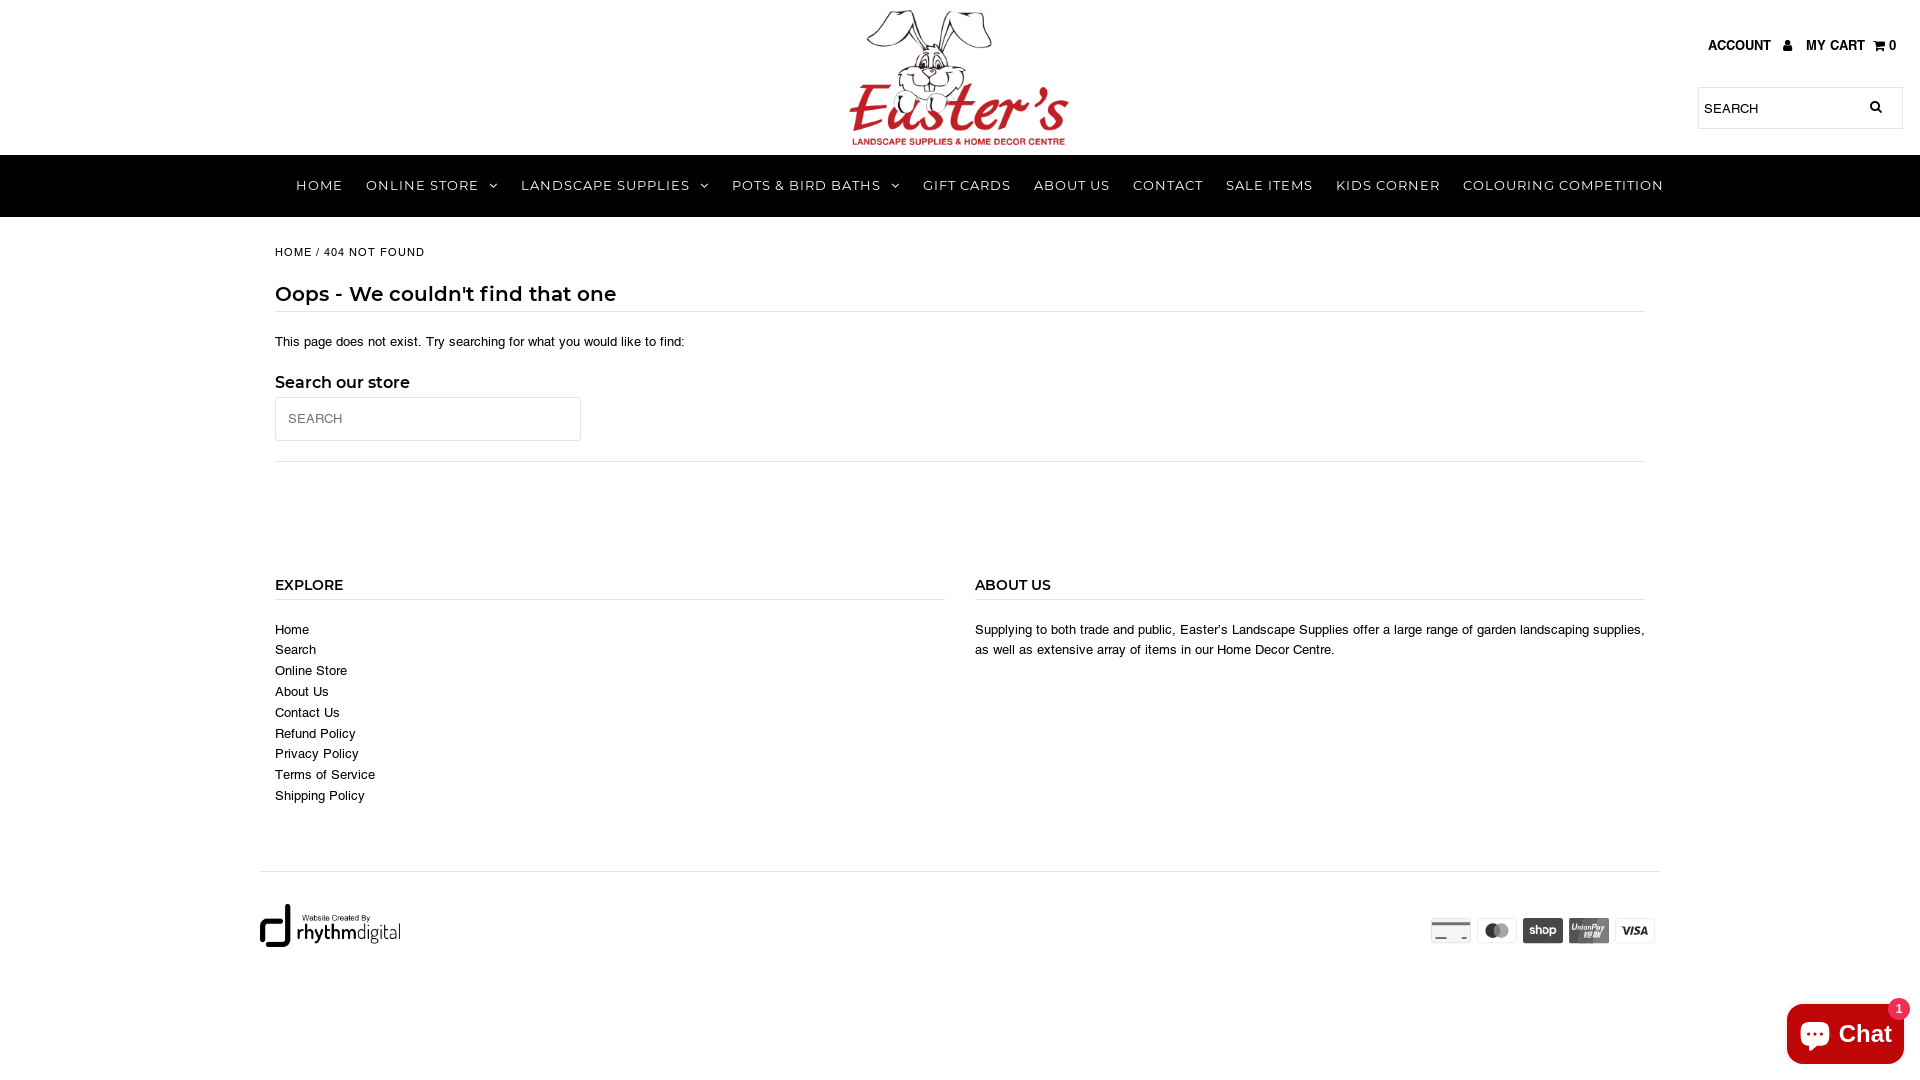  Describe the element at coordinates (1268, 185) in the screenshot. I see `'SALE ITEMS'` at that location.